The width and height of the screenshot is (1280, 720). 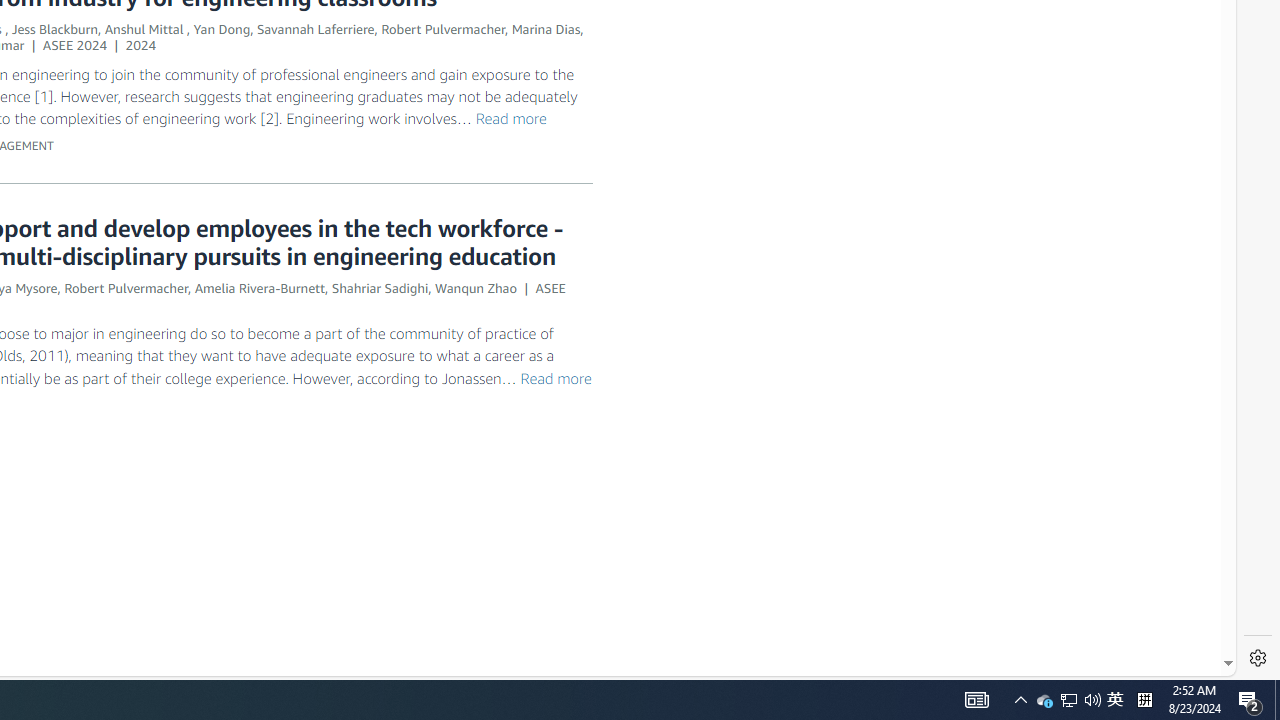 What do you see at coordinates (545, 29) in the screenshot?
I see `'Marina Dias'` at bounding box center [545, 29].